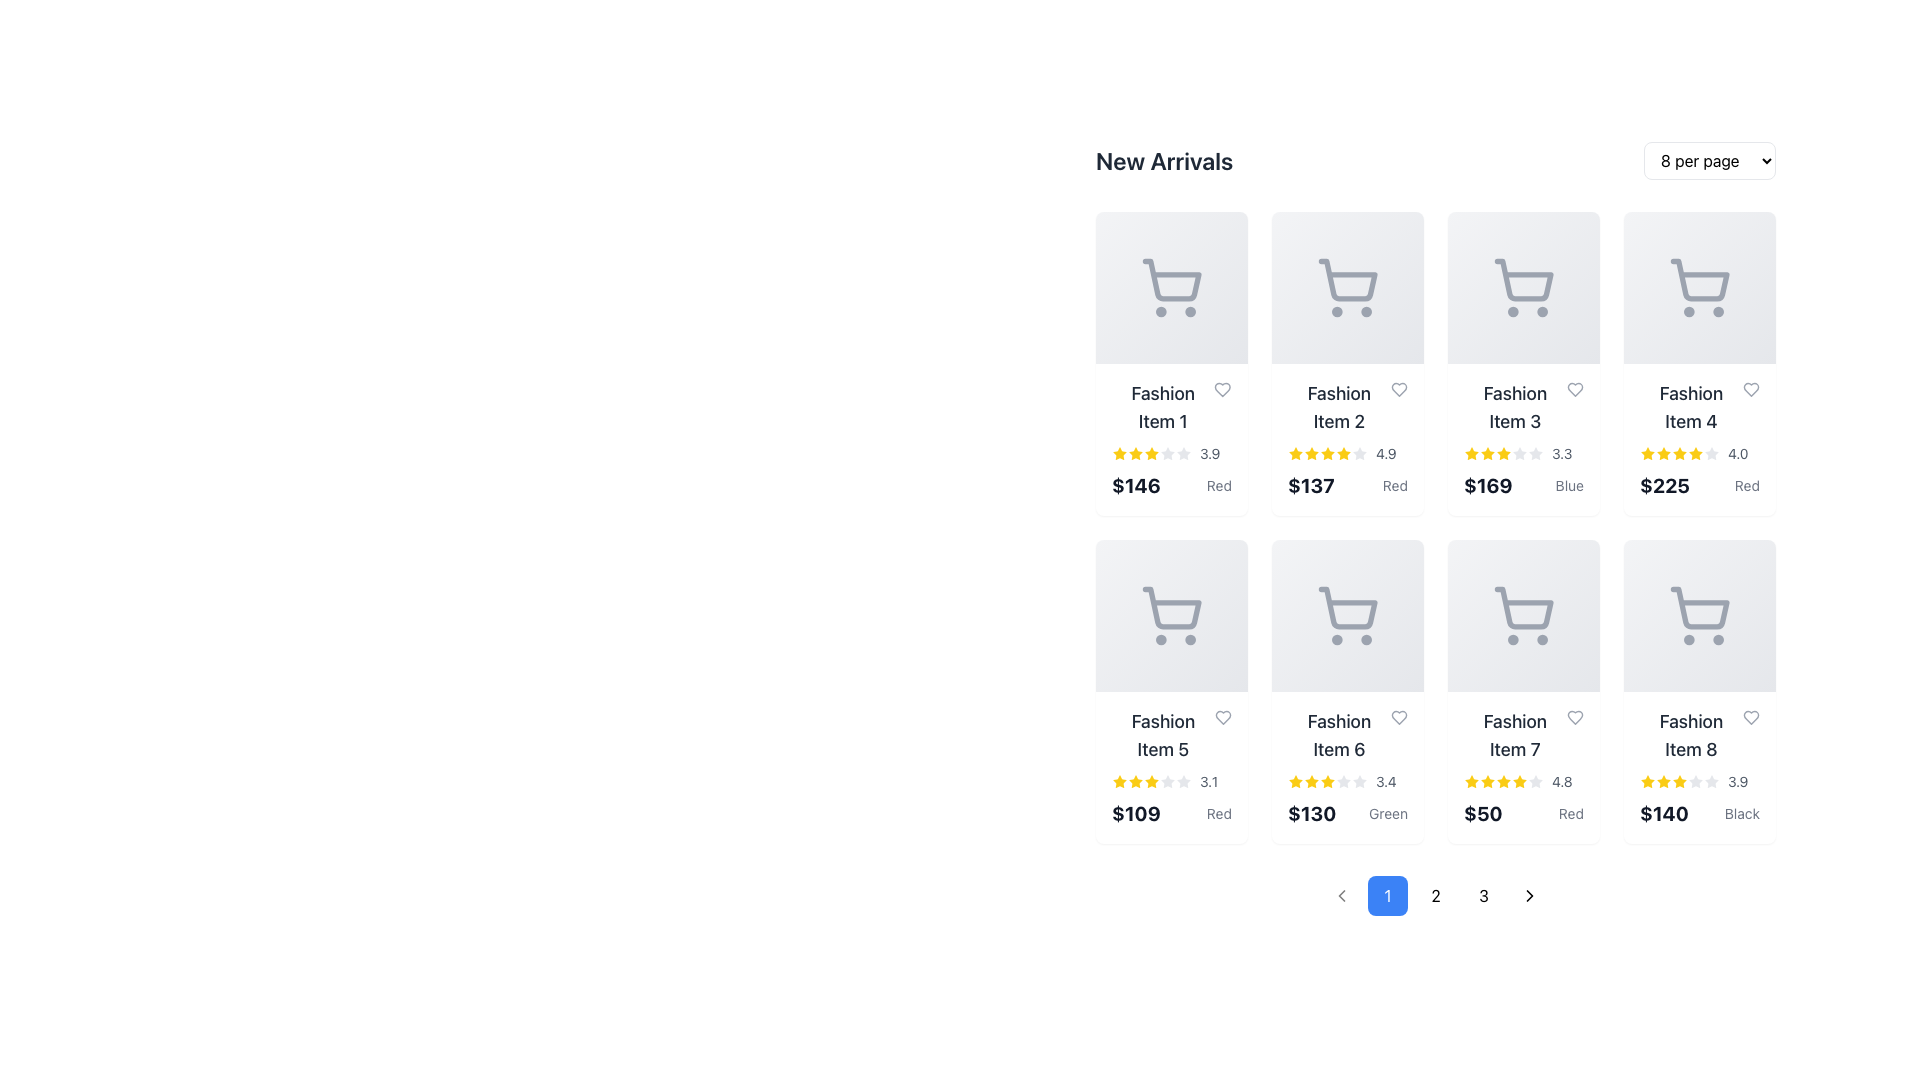 This screenshot has height=1080, width=1920. Describe the element at coordinates (1698, 438) in the screenshot. I see `the fourth product card in the first row of the product grid` at that location.